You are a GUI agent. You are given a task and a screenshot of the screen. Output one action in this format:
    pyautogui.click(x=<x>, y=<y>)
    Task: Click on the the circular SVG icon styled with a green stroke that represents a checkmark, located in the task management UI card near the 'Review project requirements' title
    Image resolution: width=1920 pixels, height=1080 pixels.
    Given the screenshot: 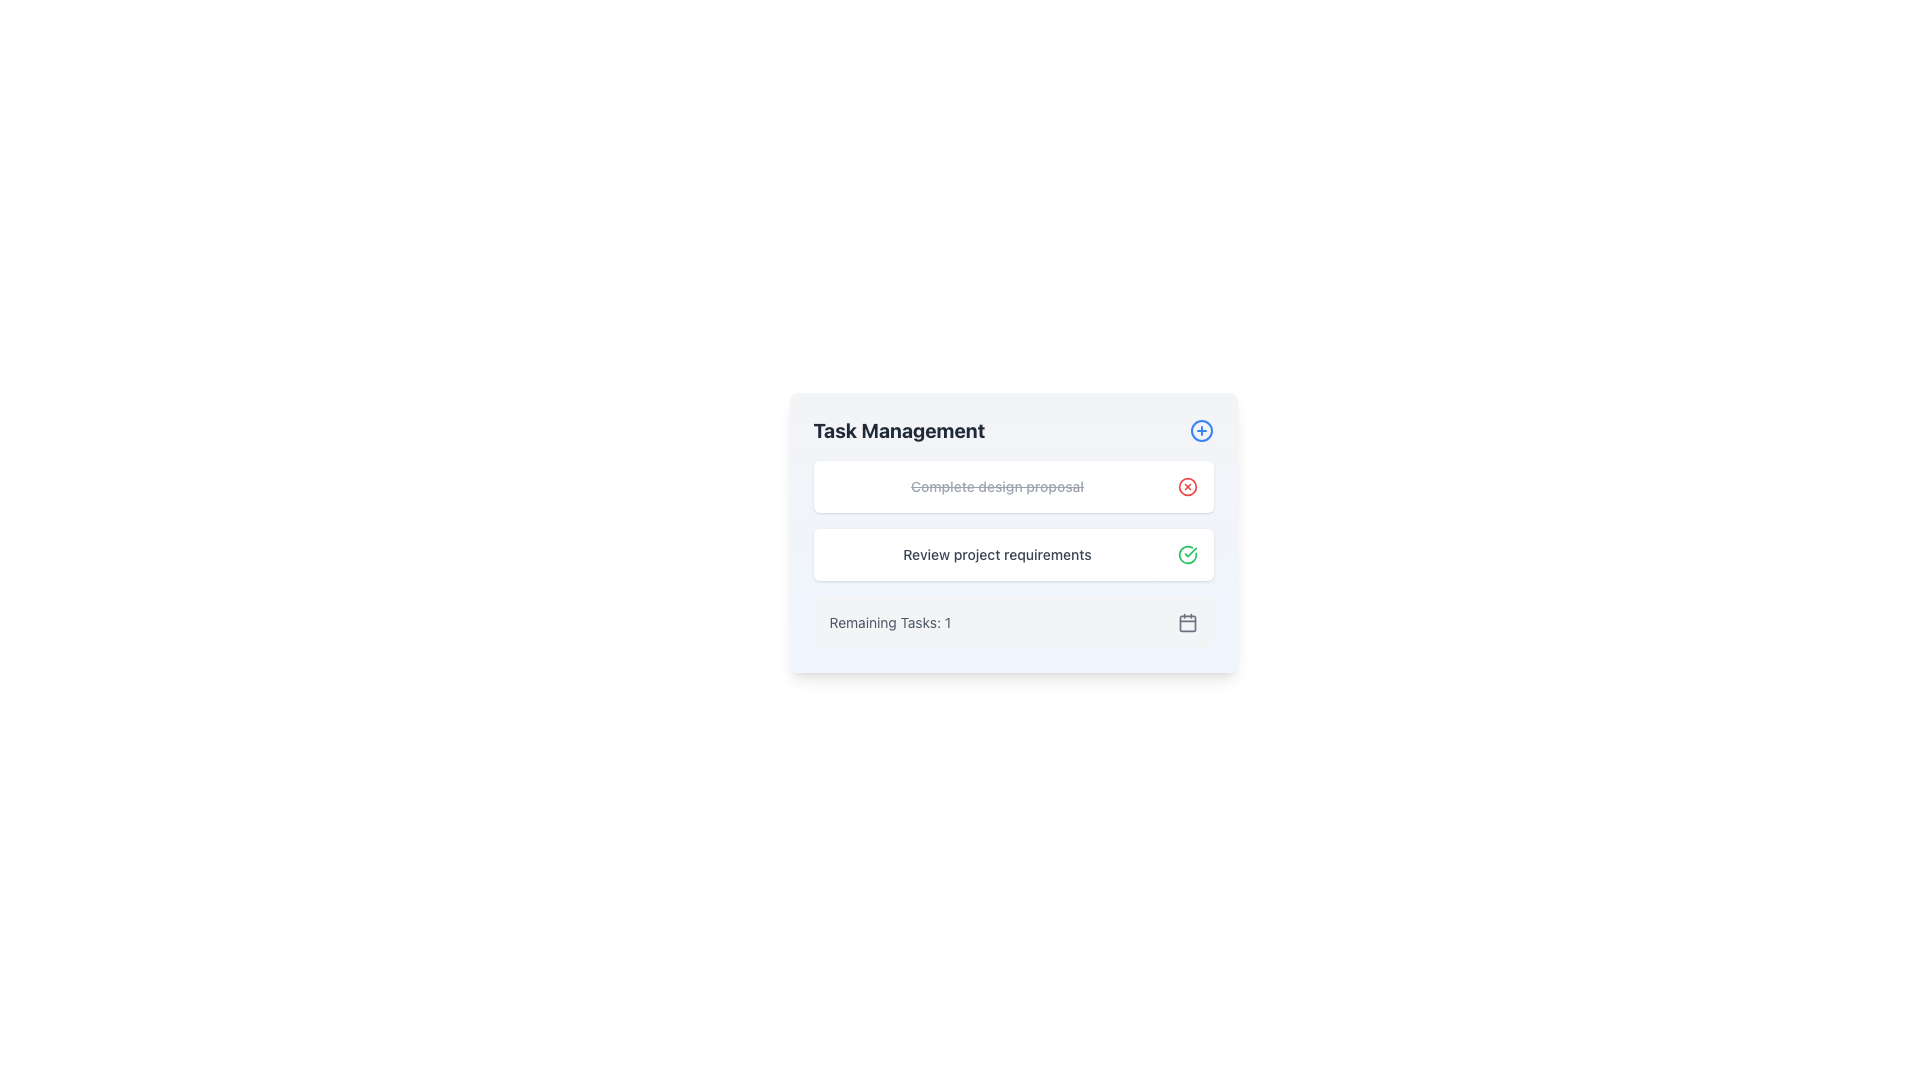 What is the action you would take?
    pyautogui.click(x=1187, y=555)
    